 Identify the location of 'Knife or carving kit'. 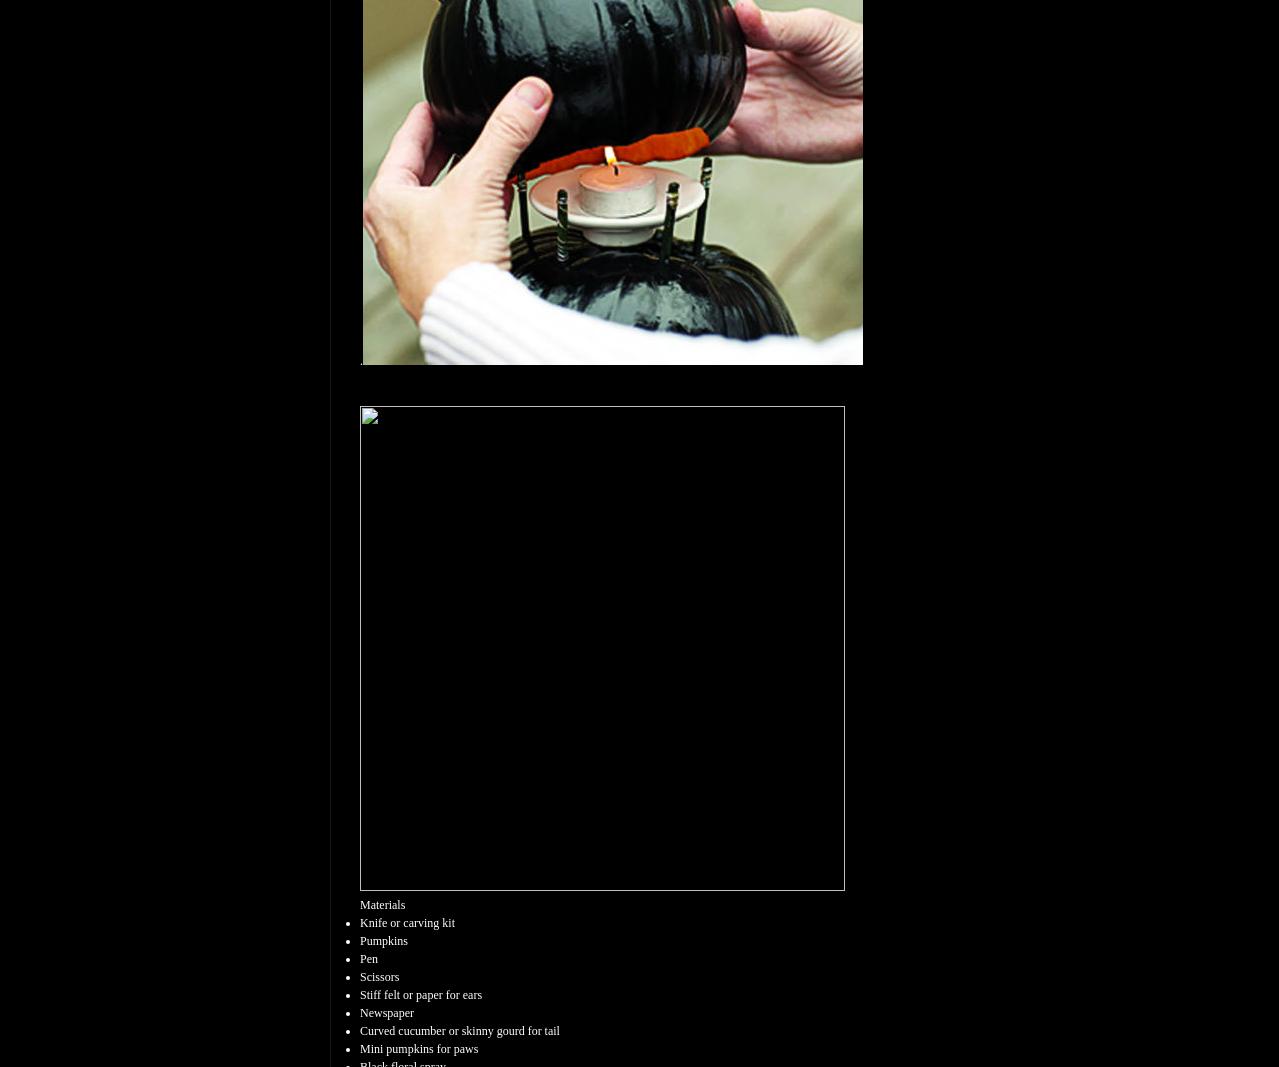
(405, 922).